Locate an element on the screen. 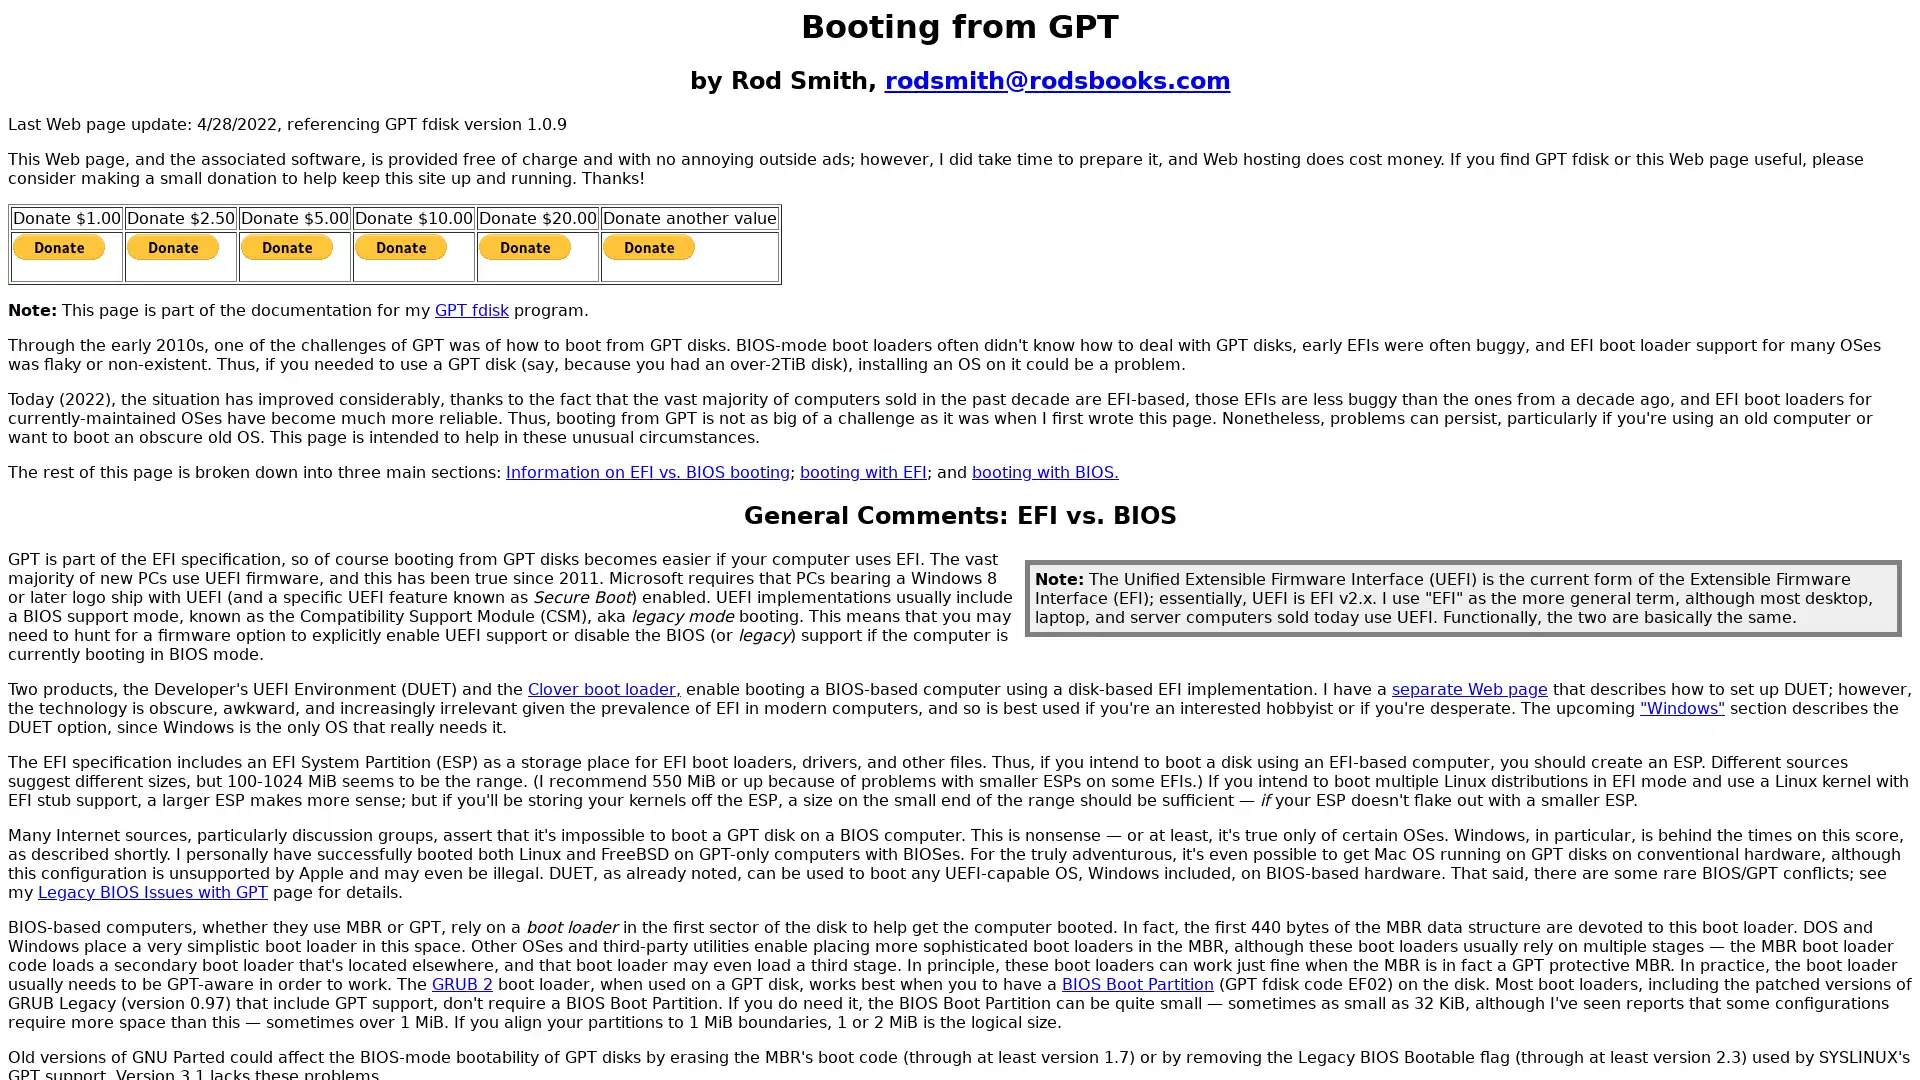 The width and height of the screenshot is (1920, 1080). PayPal - The safer, easier way to pay online! is located at coordinates (286, 245).